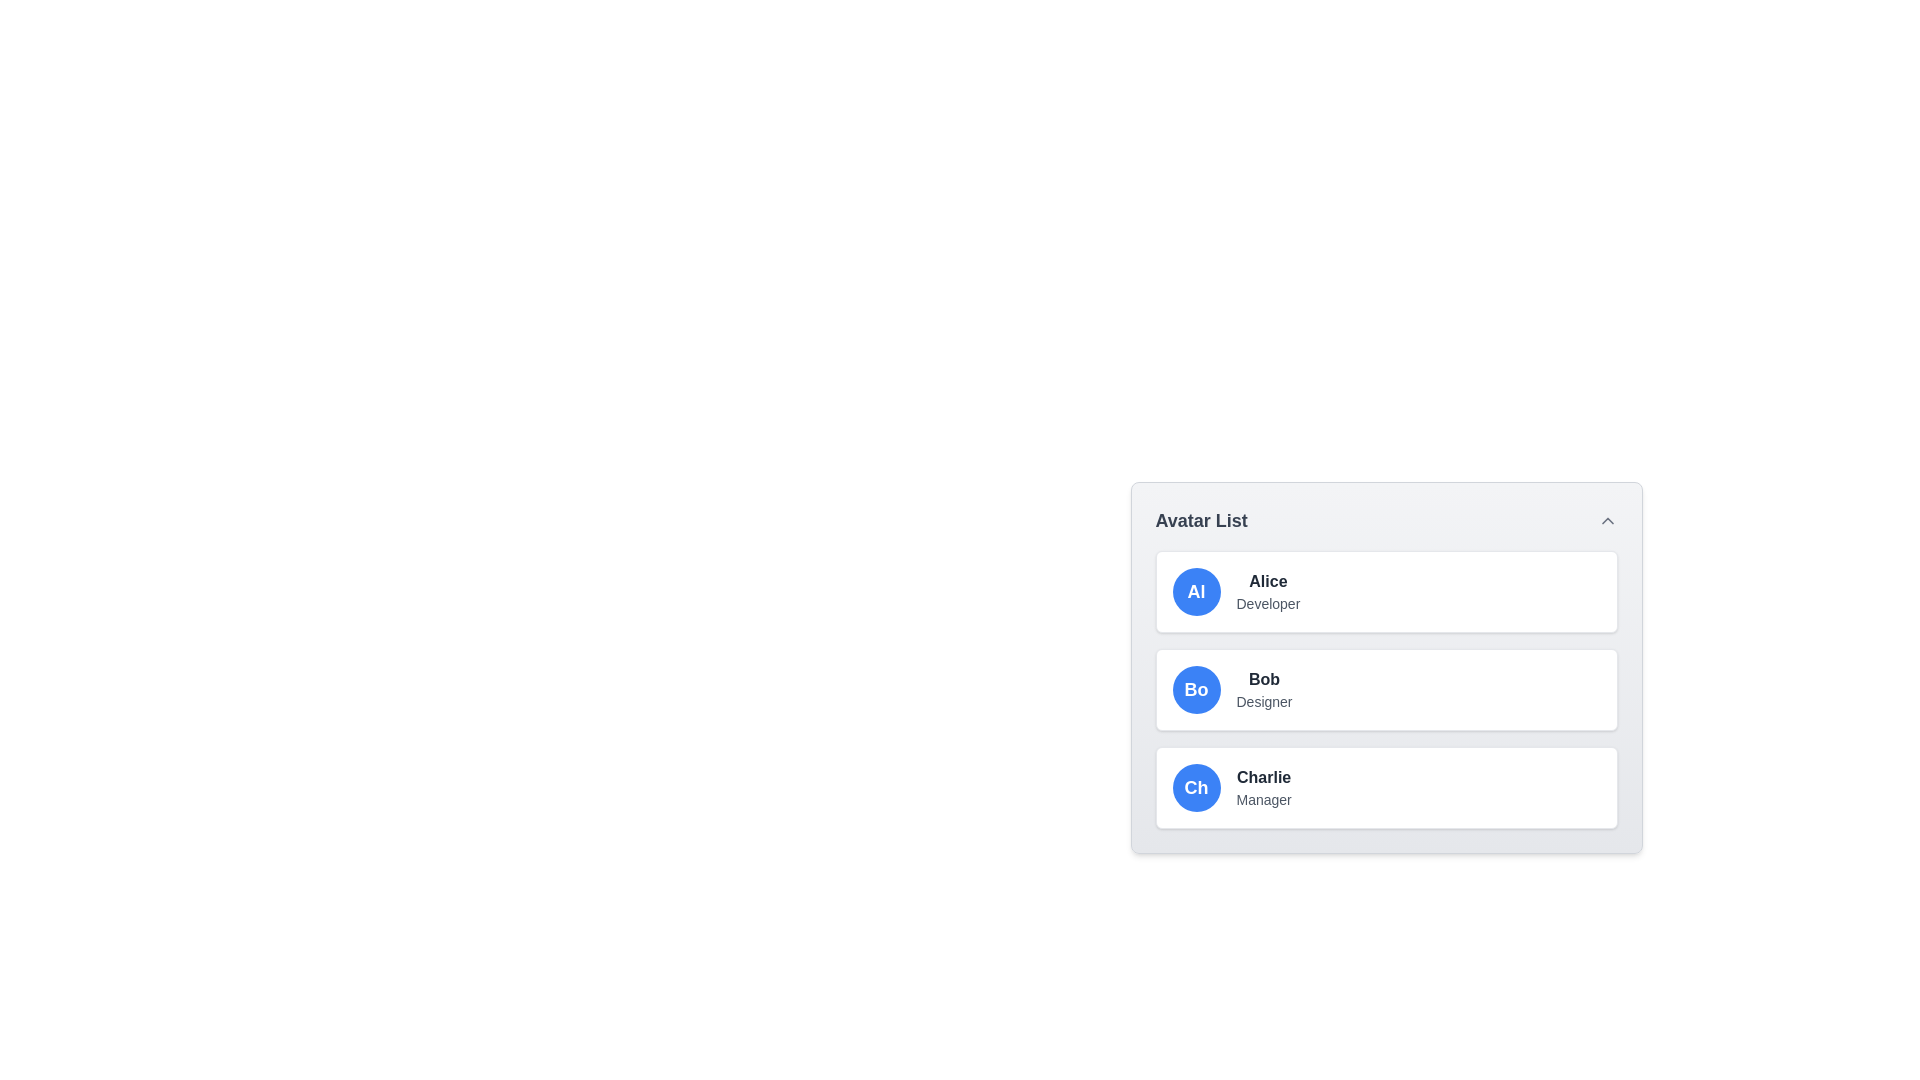 This screenshot has height=1080, width=1920. I want to click on the chevron icon in the upper-right corner of the 'Avatar List' section, so click(1607, 519).